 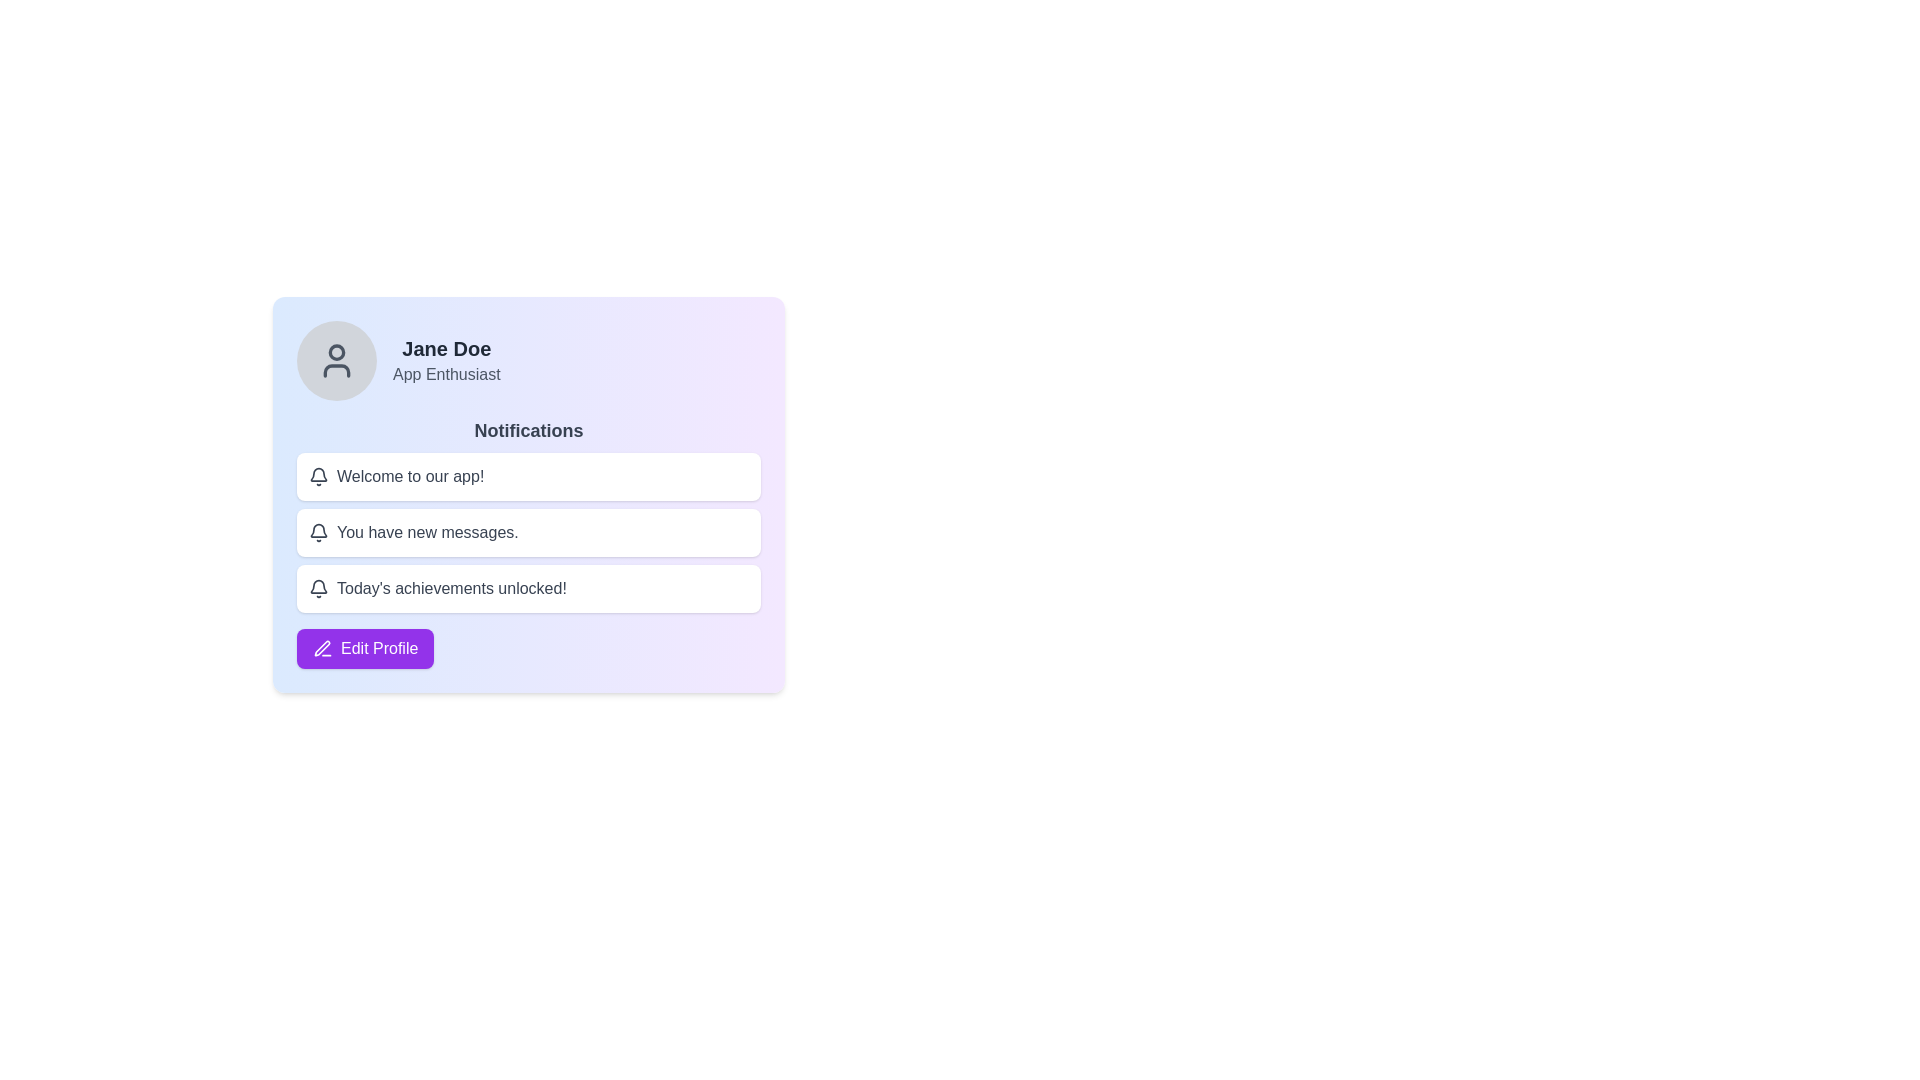 I want to click on the non-interactive text label displaying 'Jane Doe' in the top-left corner of the profile card, which is positioned above the subtitle 'App Enthusiast', so click(x=445, y=347).